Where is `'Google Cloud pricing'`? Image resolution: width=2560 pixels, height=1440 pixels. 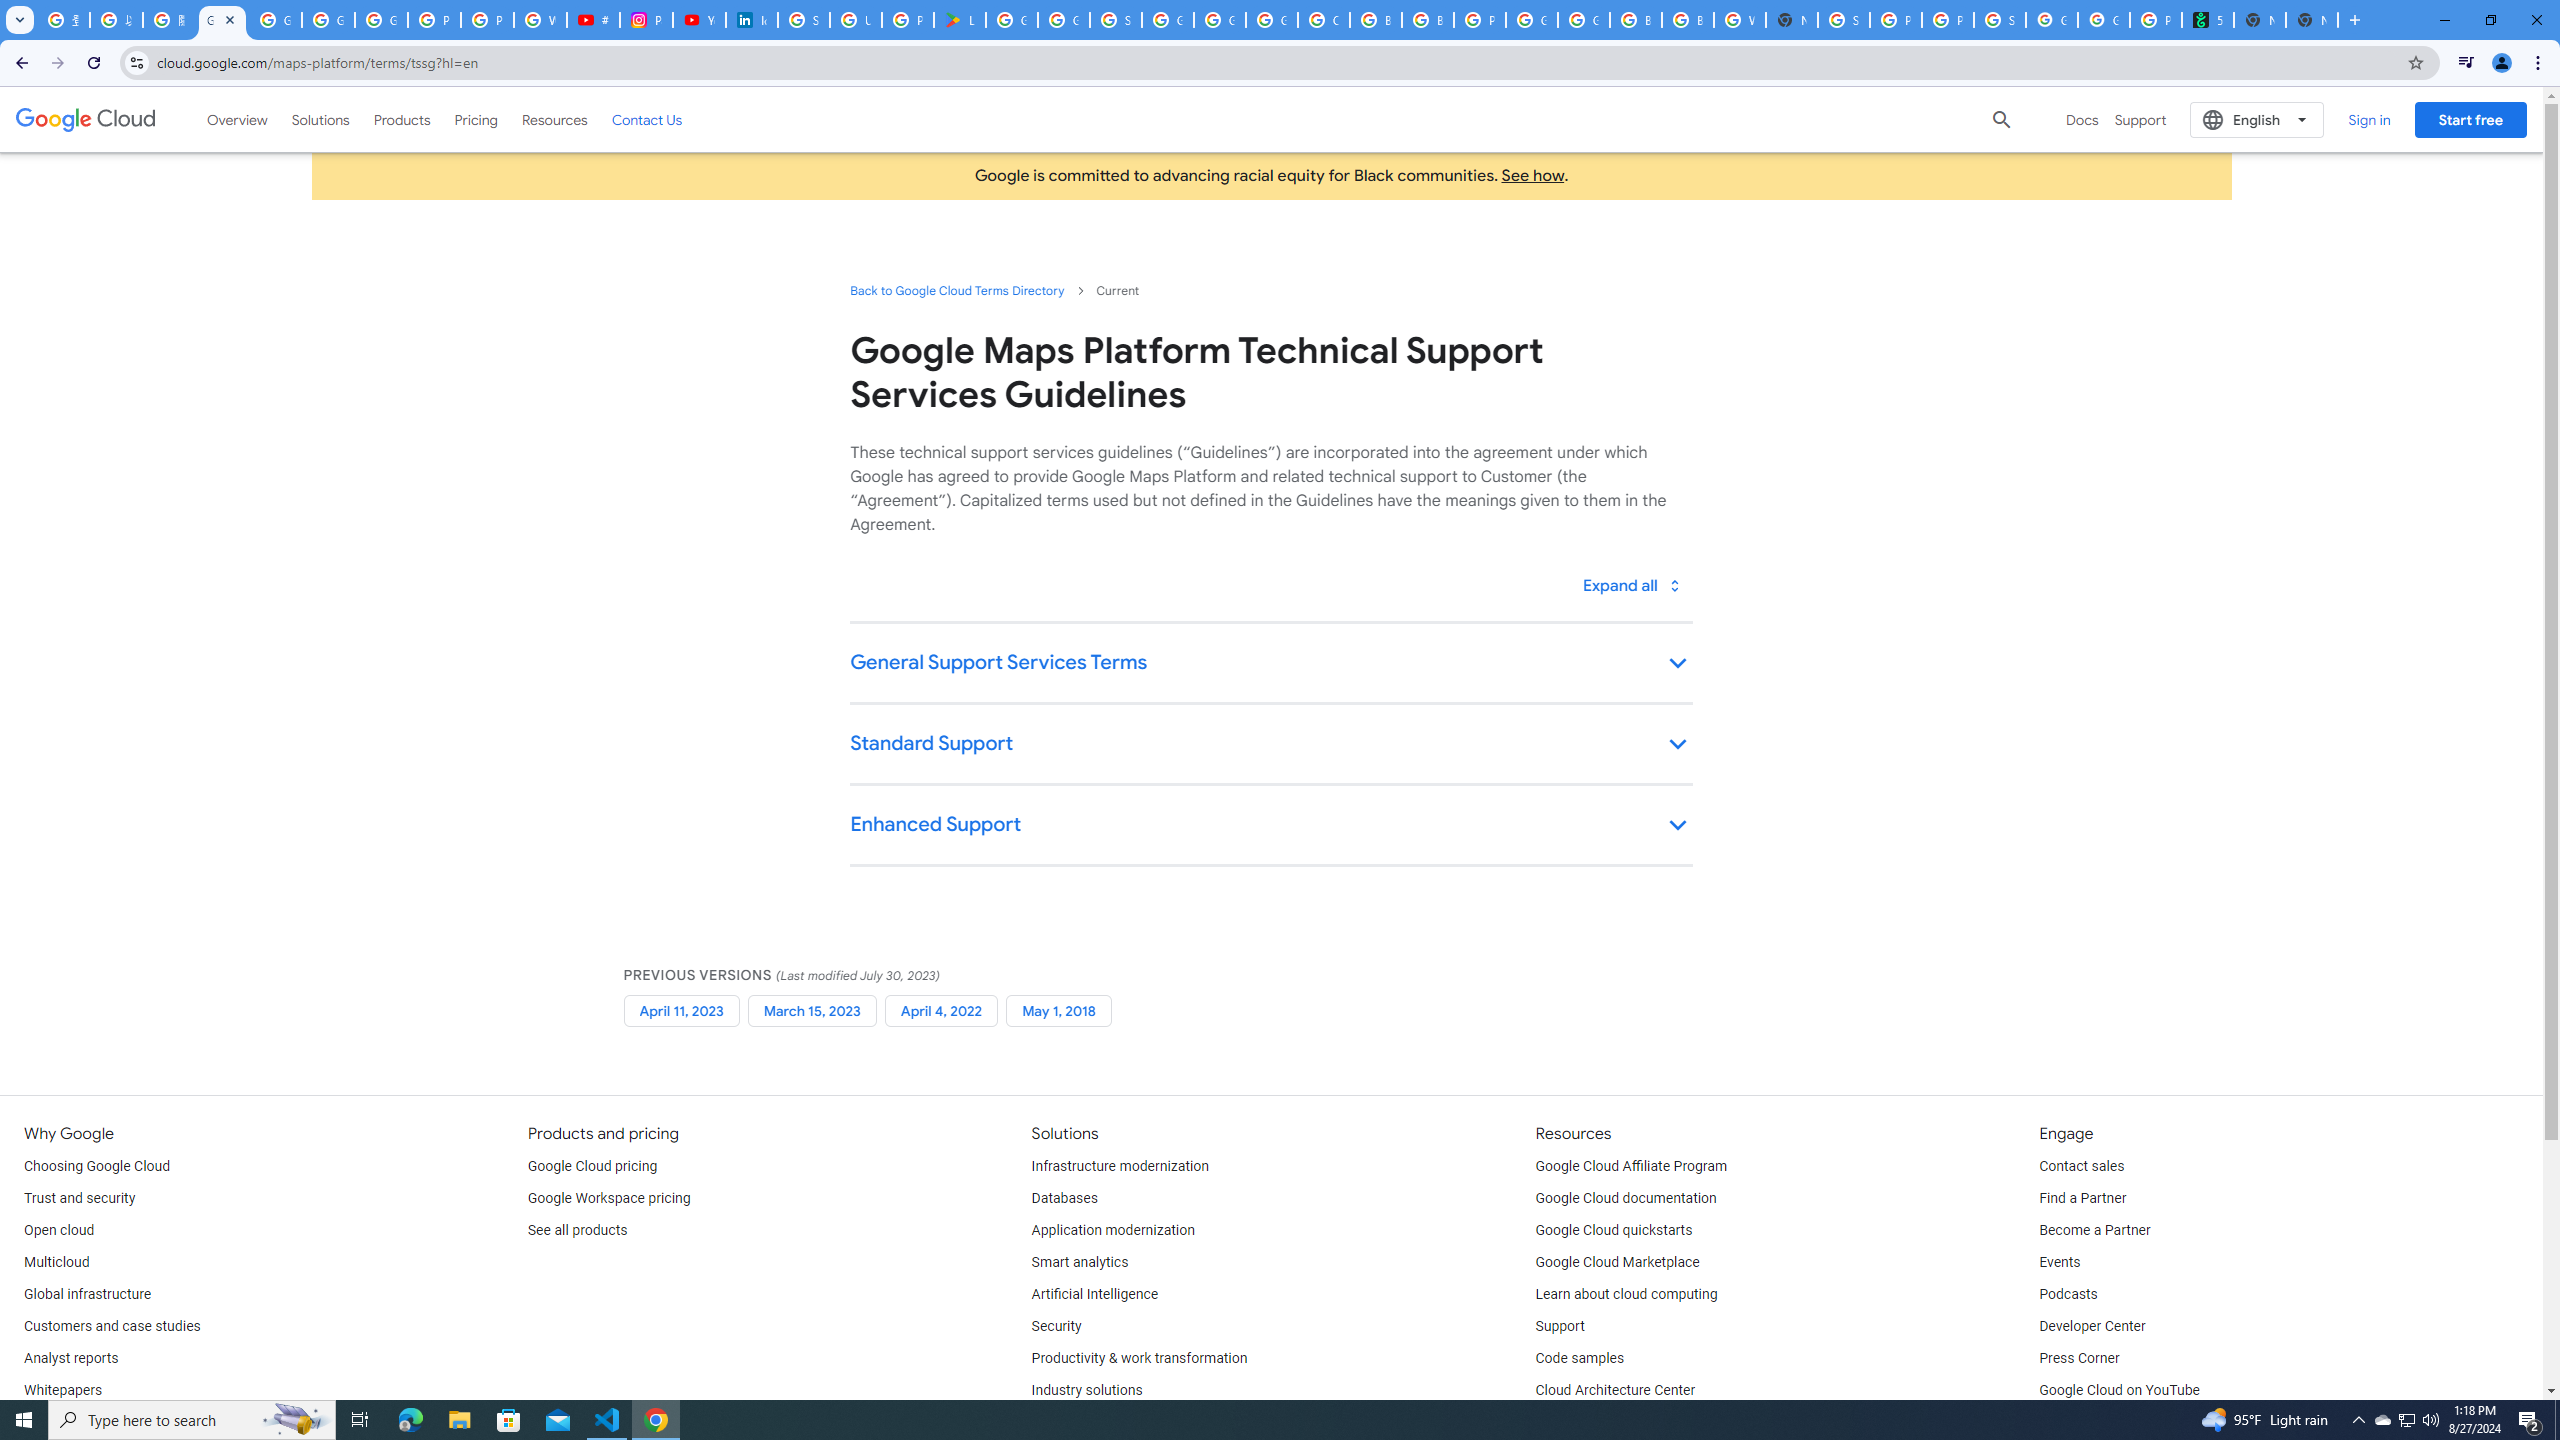 'Google Cloud pricing' is located at coordinates (591, 1167).